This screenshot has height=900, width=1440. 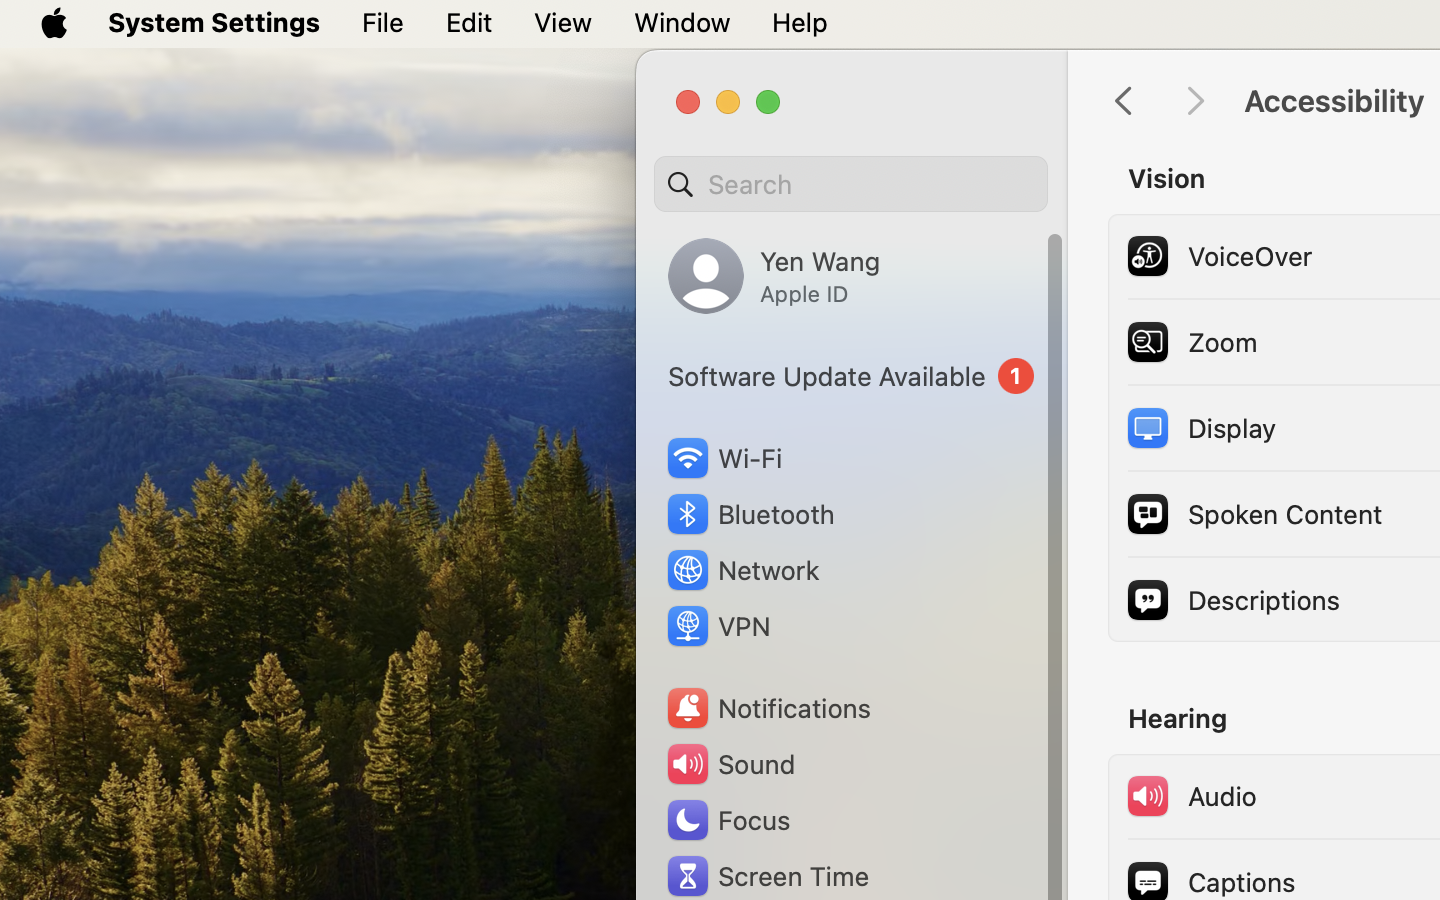 What do you see at coordinates (722, 457) in the screenshot?
I see `'Wi‑Fi'` at bounding box center [722, 457].